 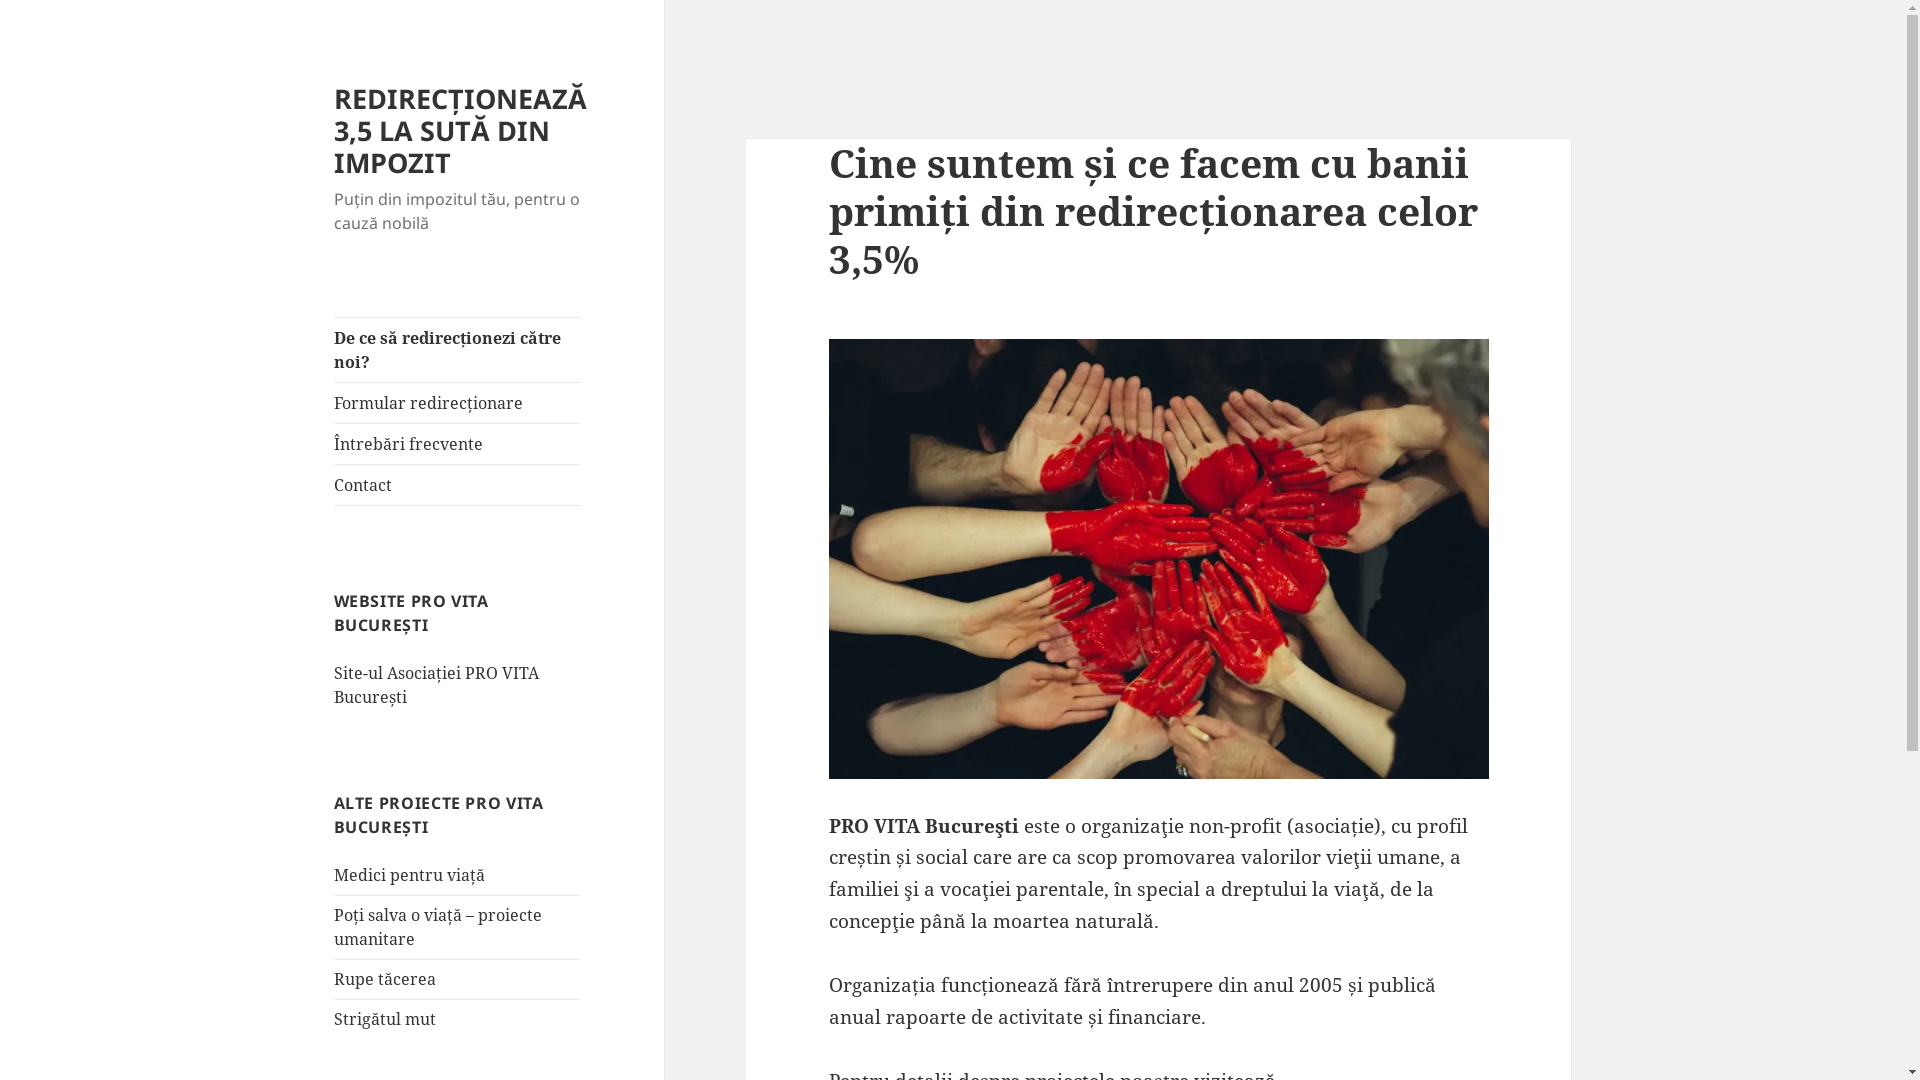 I want to click on 'Contact', so click(x=334, y=485).